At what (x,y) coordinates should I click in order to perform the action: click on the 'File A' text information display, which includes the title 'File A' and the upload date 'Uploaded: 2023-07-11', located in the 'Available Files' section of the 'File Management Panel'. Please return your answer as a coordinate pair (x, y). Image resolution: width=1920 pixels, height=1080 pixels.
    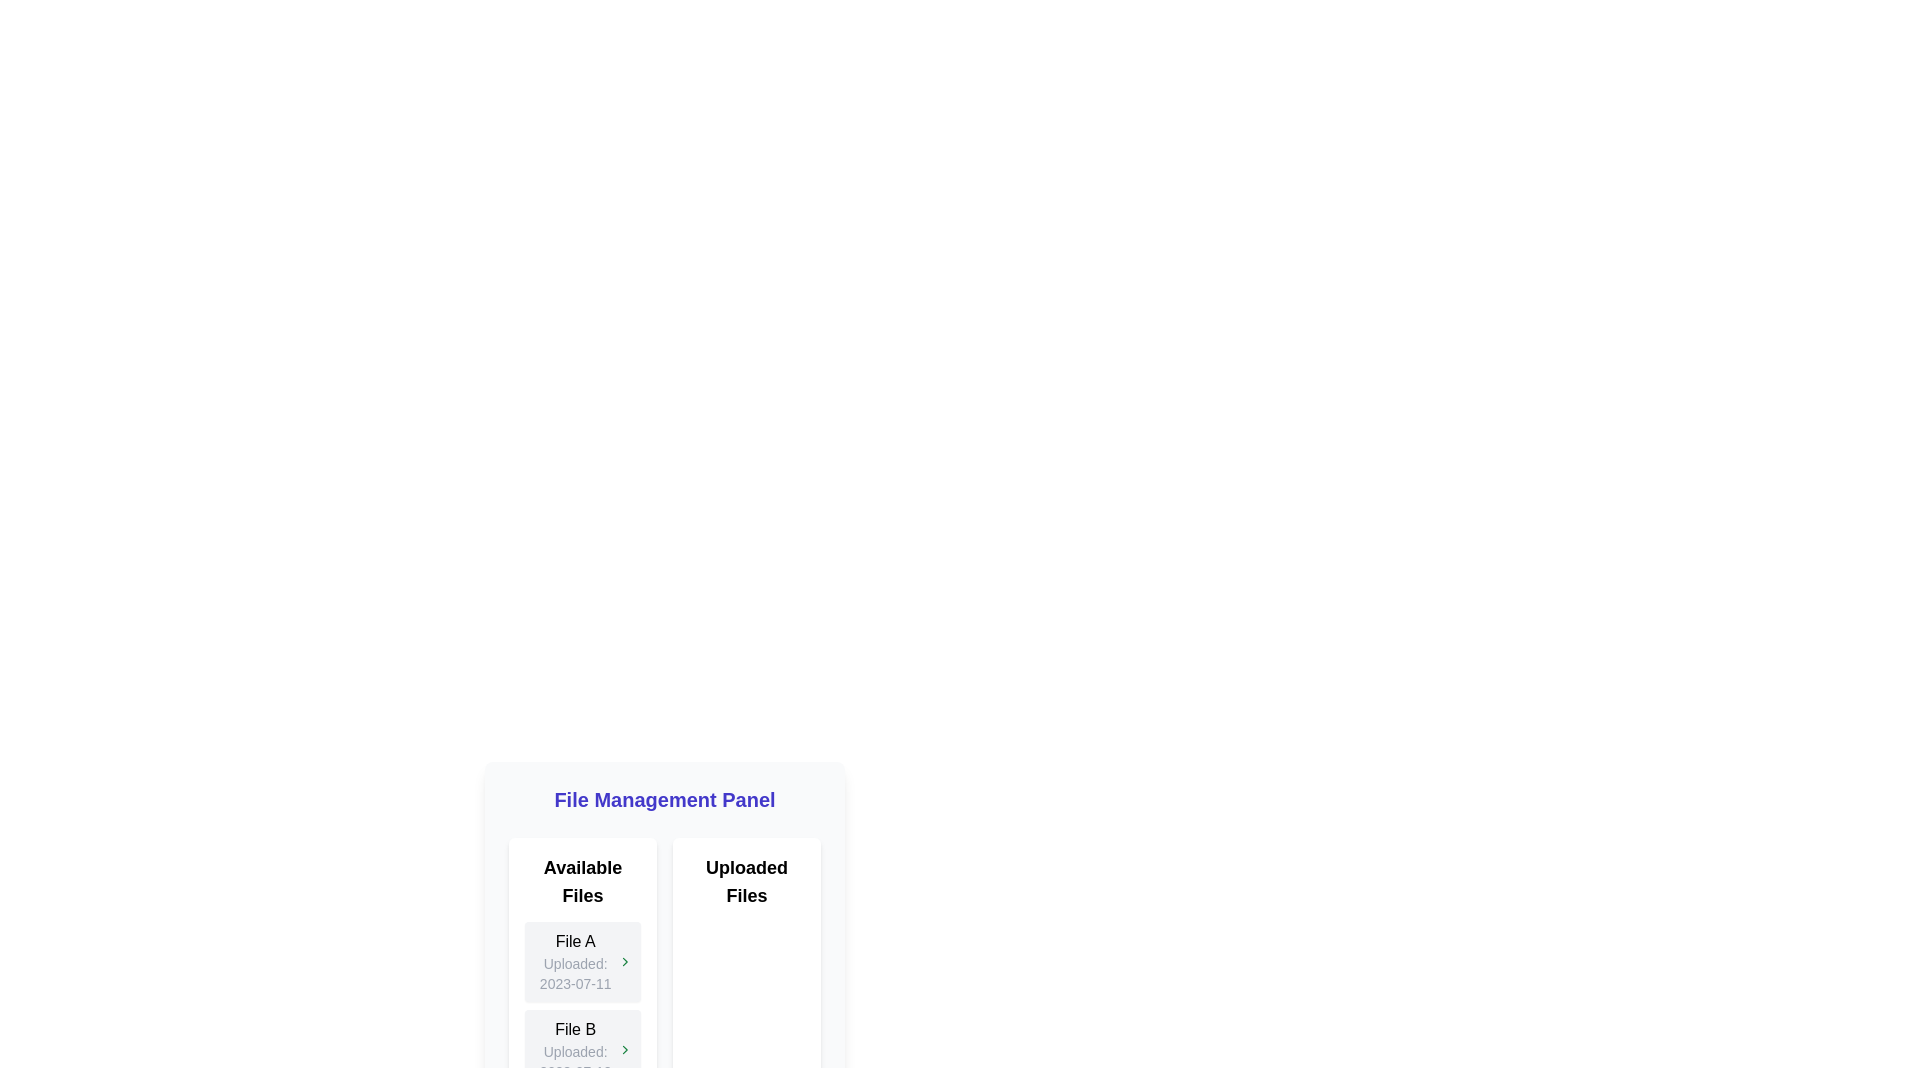
    Looking at the image, I should click on (574, 960).